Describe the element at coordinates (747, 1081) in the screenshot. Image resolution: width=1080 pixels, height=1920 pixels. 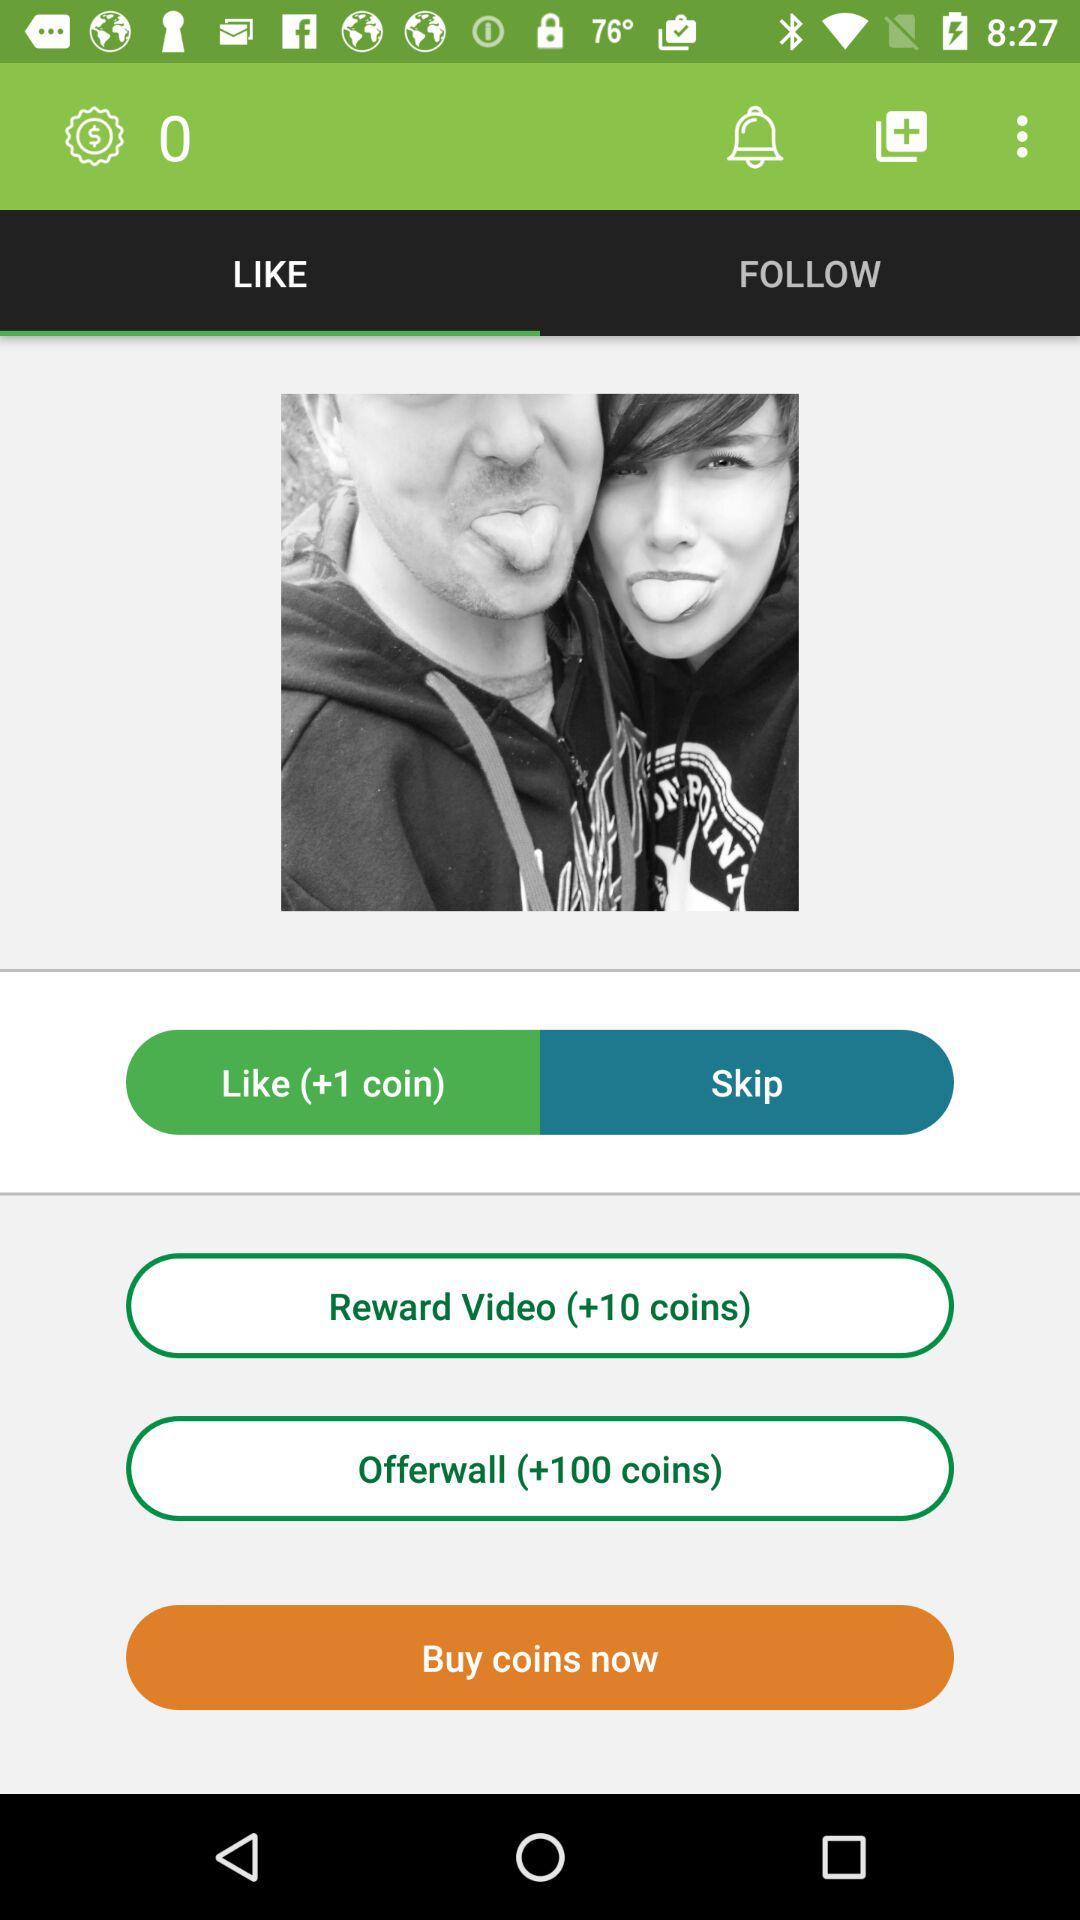
I see `the icon on the right` at that location.